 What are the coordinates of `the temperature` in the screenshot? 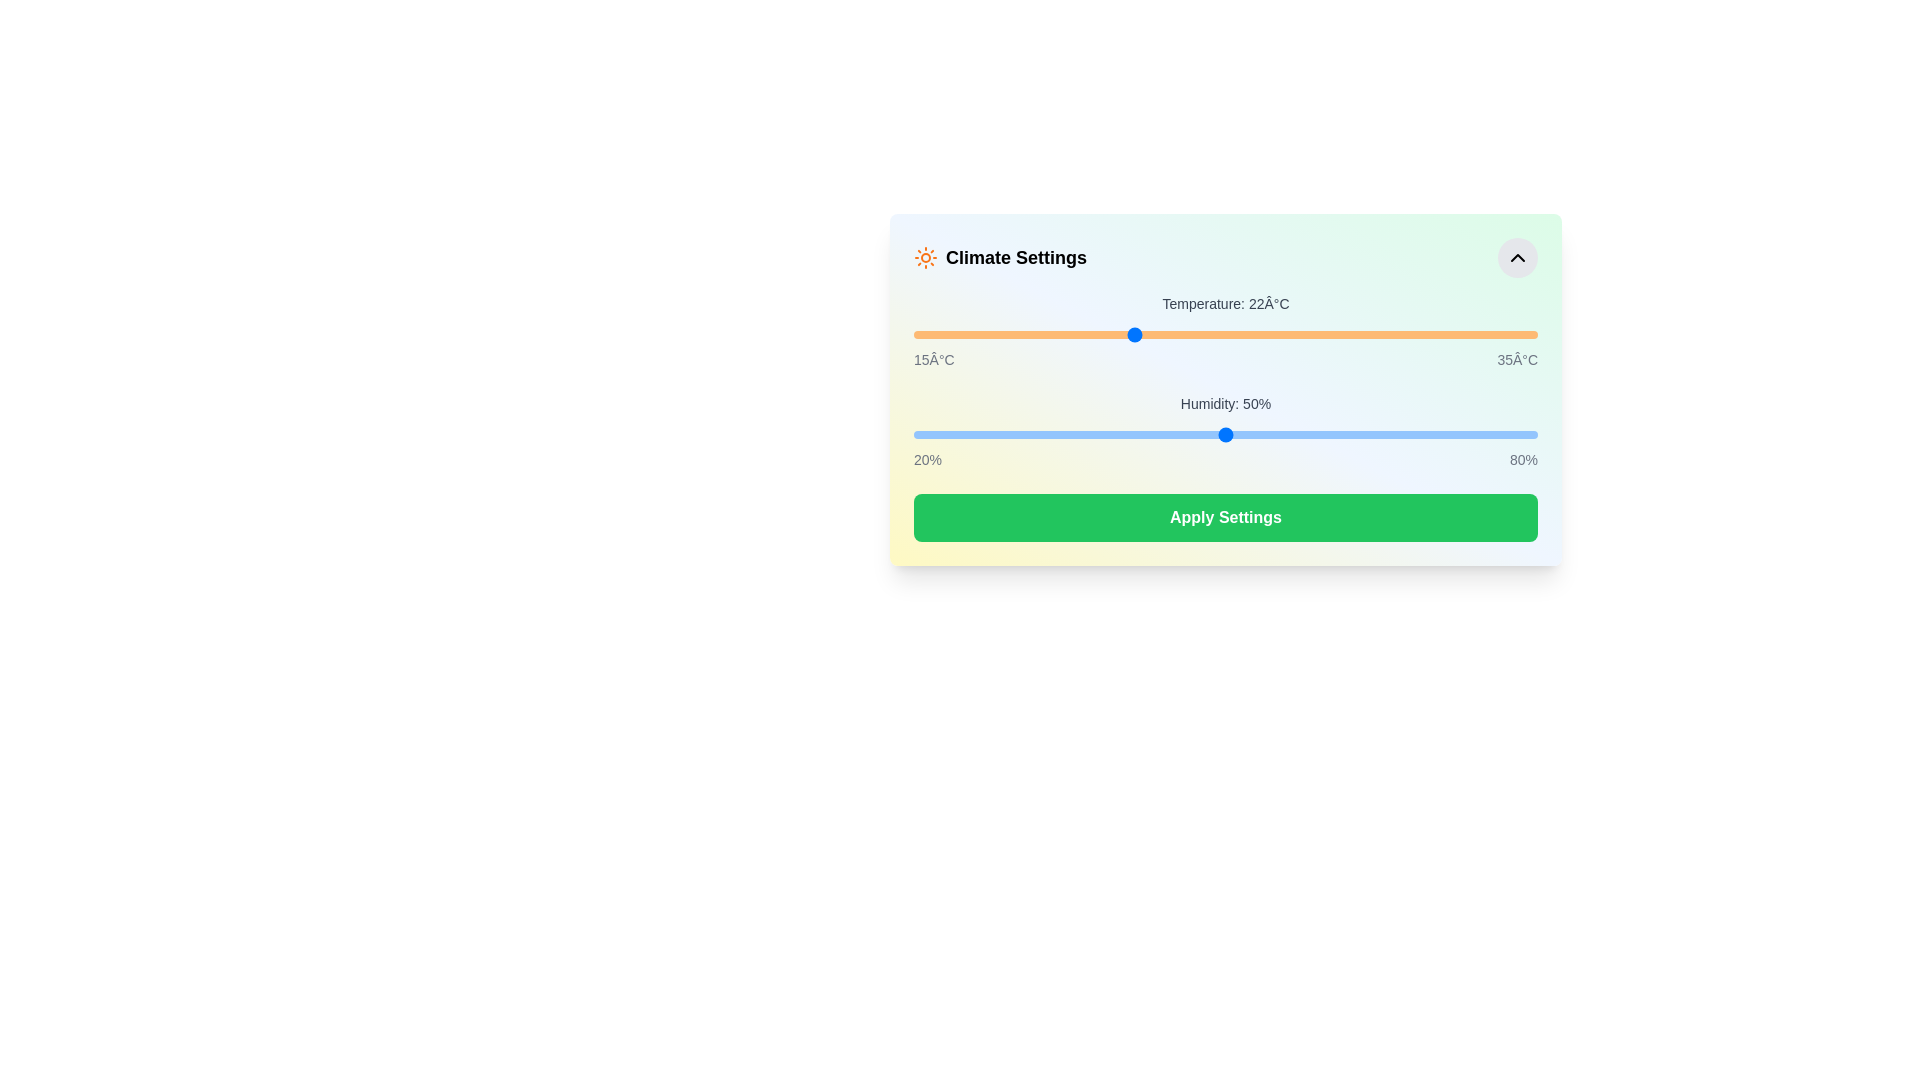 It's located at (944, 334).